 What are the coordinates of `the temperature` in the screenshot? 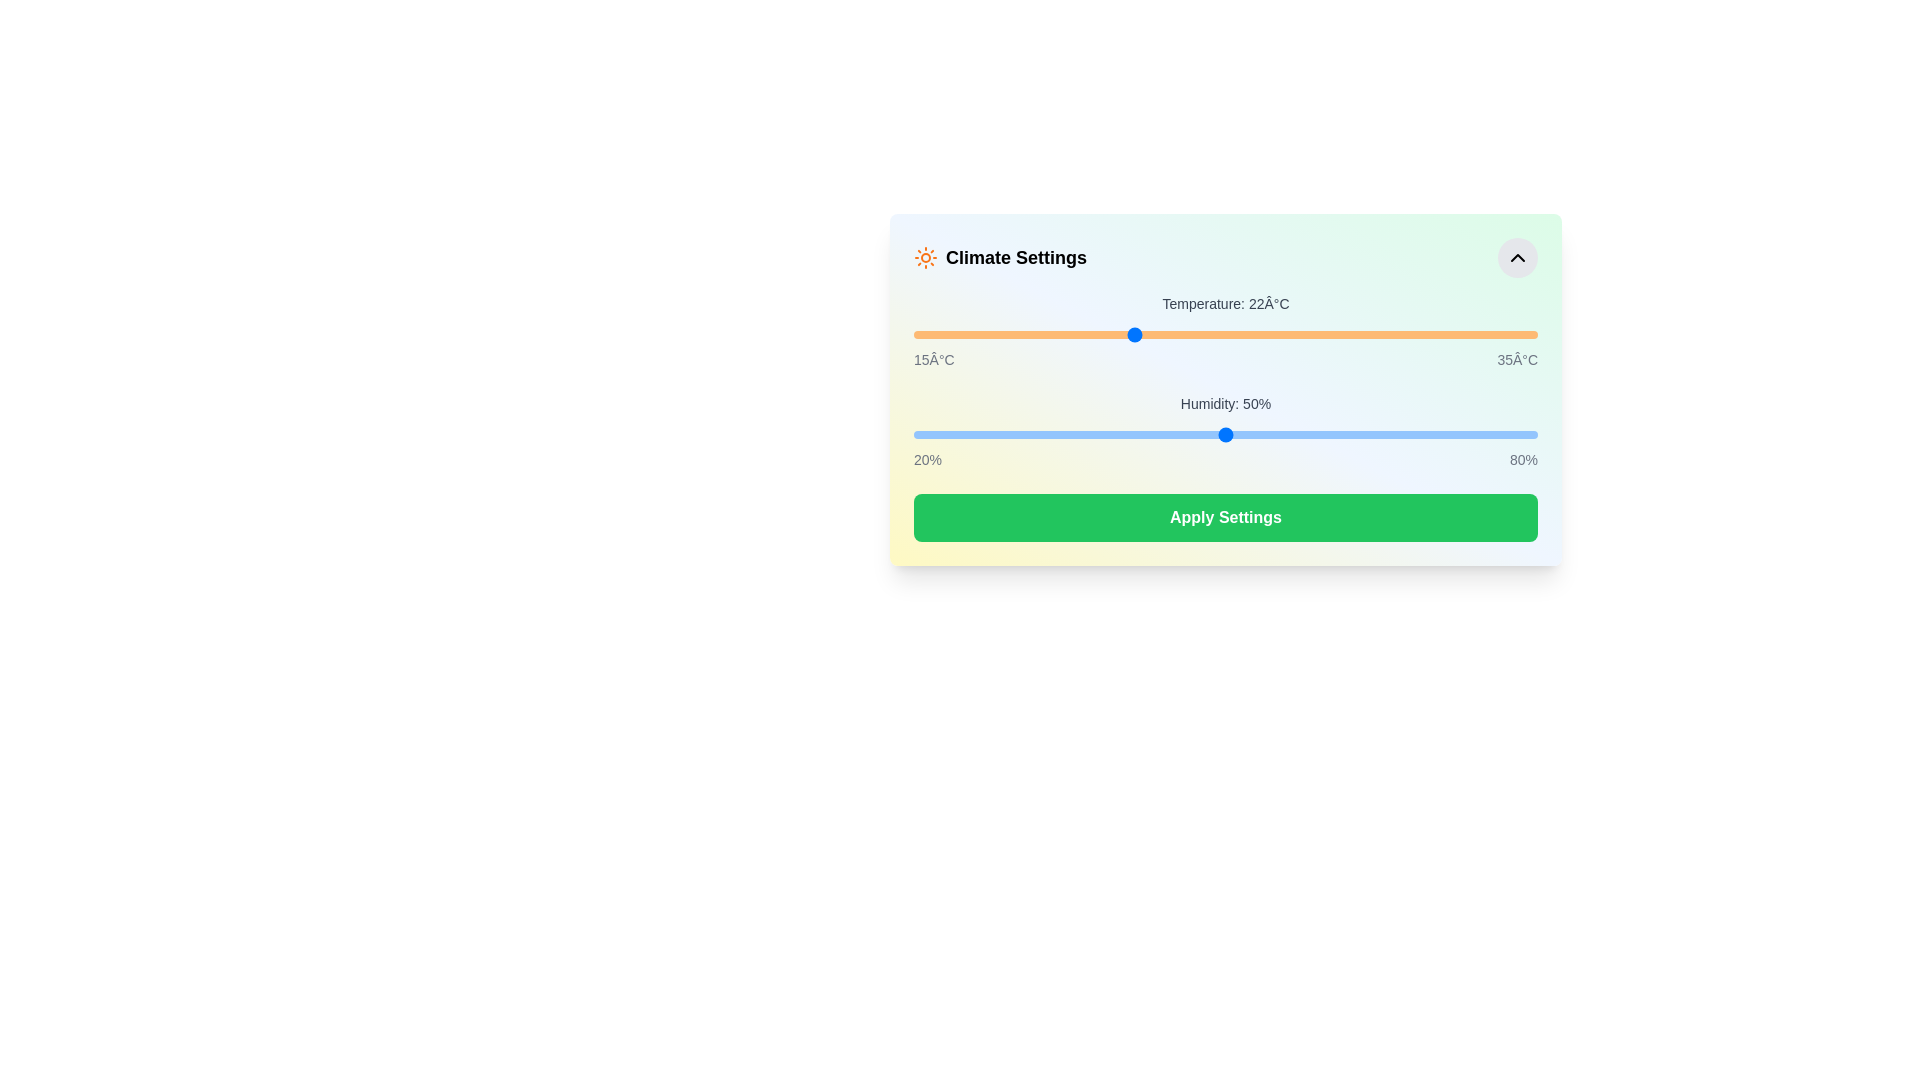 It's located at (944, 334).